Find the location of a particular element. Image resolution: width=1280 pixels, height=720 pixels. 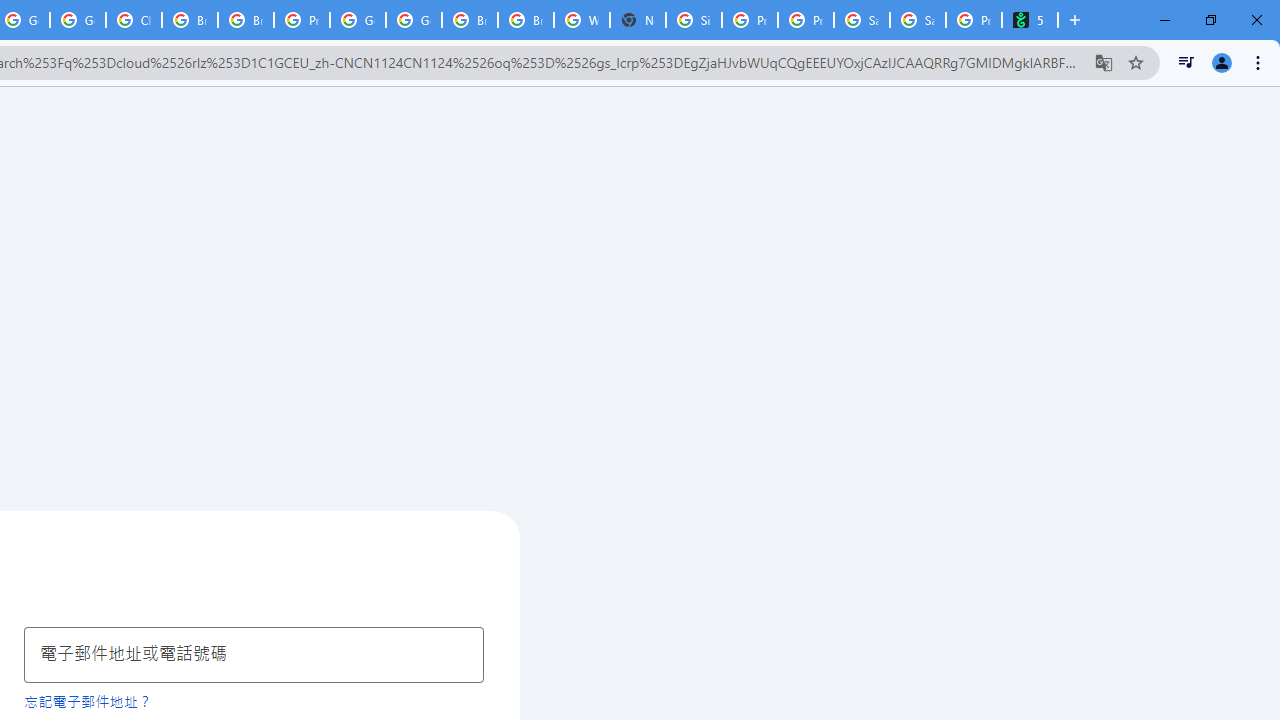

'Browse Chrome as a guest - Computer - Google Chrome Help' is located at coordinates (468, 20).